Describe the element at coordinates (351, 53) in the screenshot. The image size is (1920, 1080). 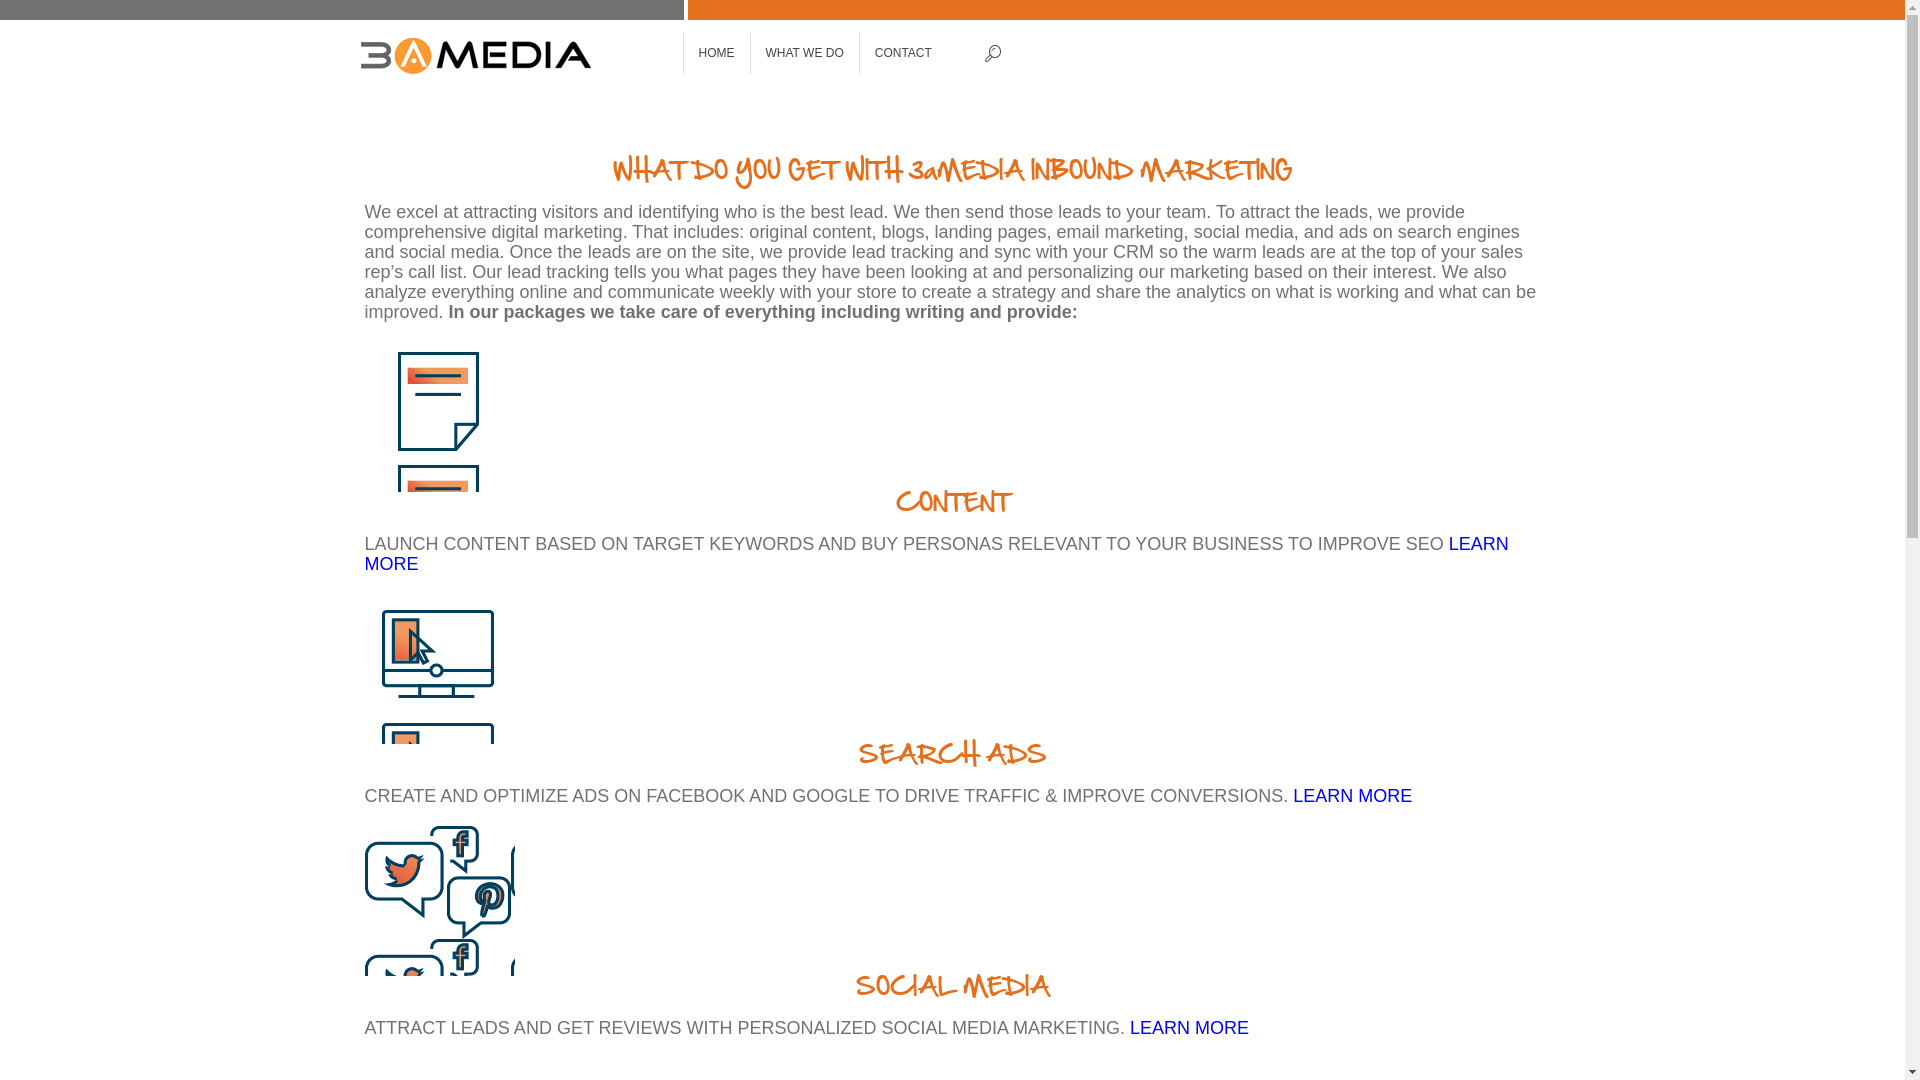
I see `'3aMedia'` at that location.